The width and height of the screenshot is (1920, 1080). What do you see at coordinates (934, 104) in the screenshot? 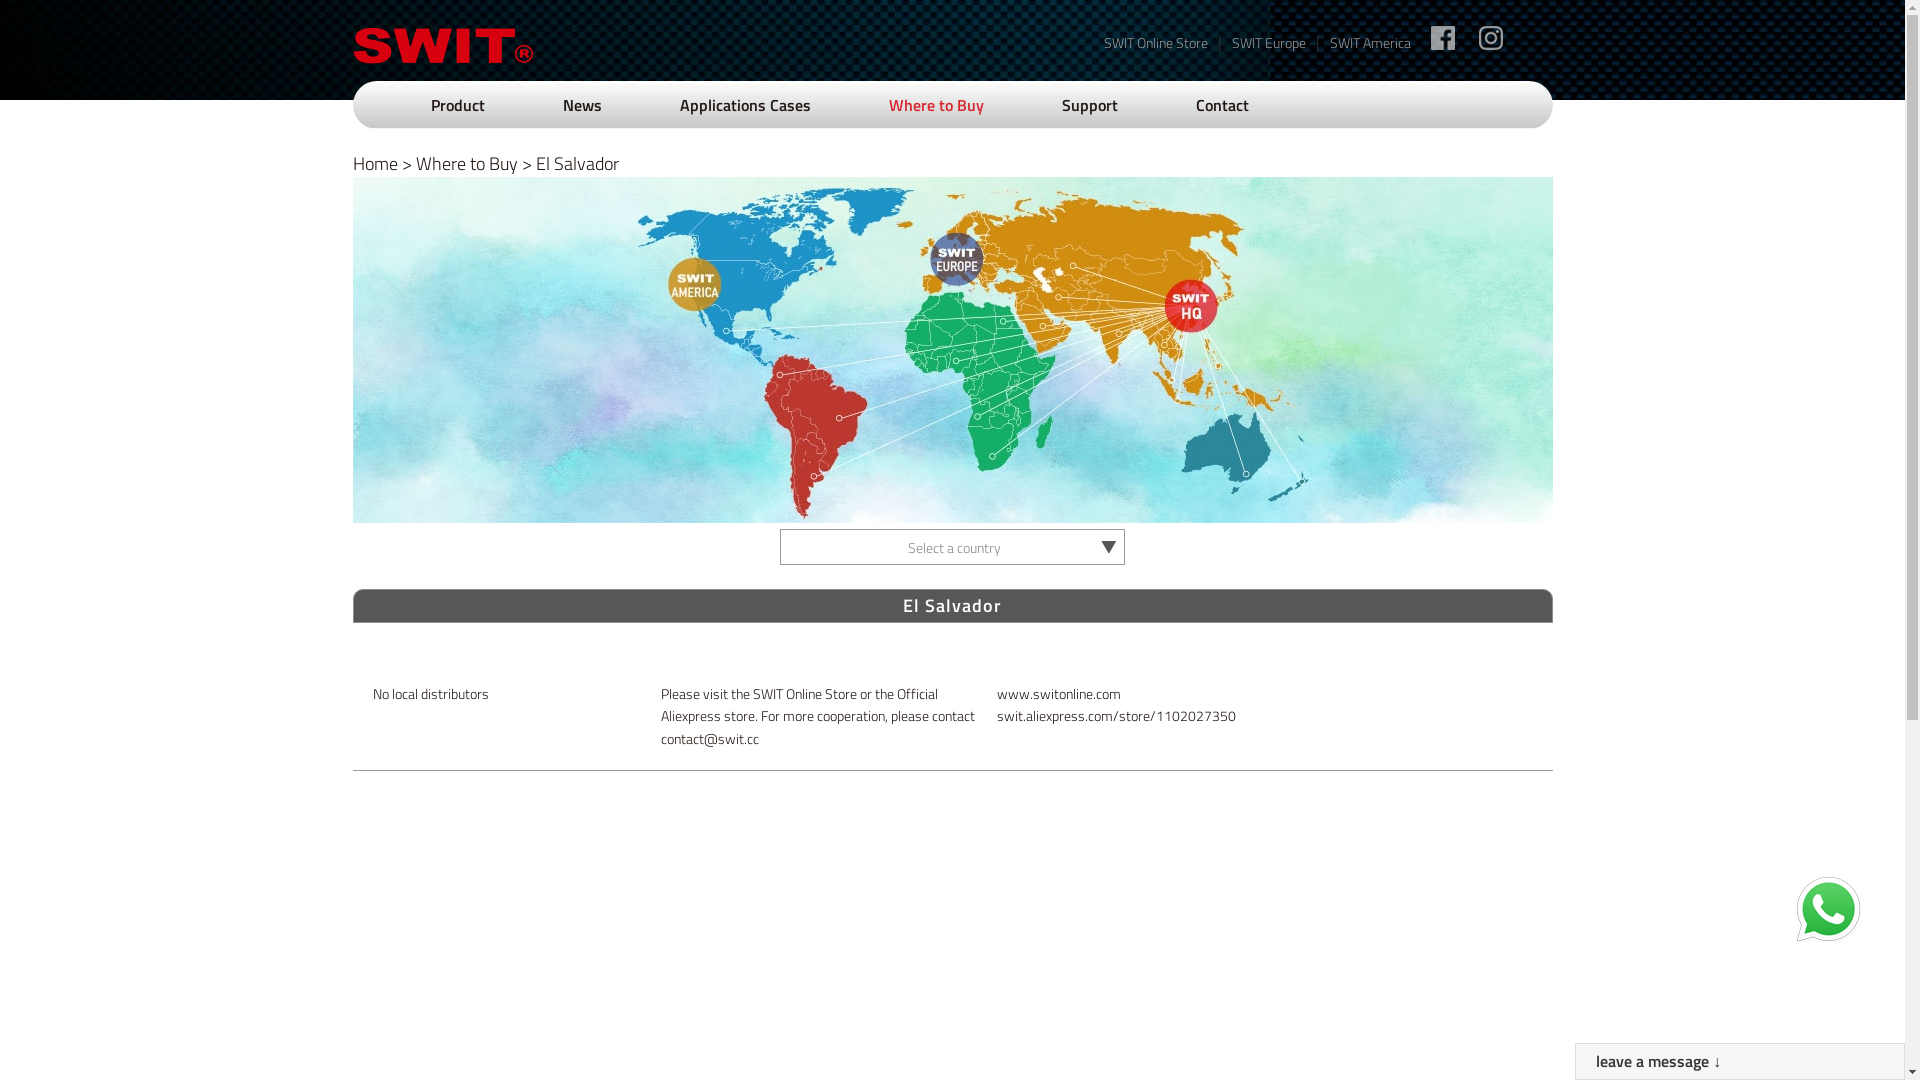
I see `'Where to Buy'` at bounding box center [934, 104].